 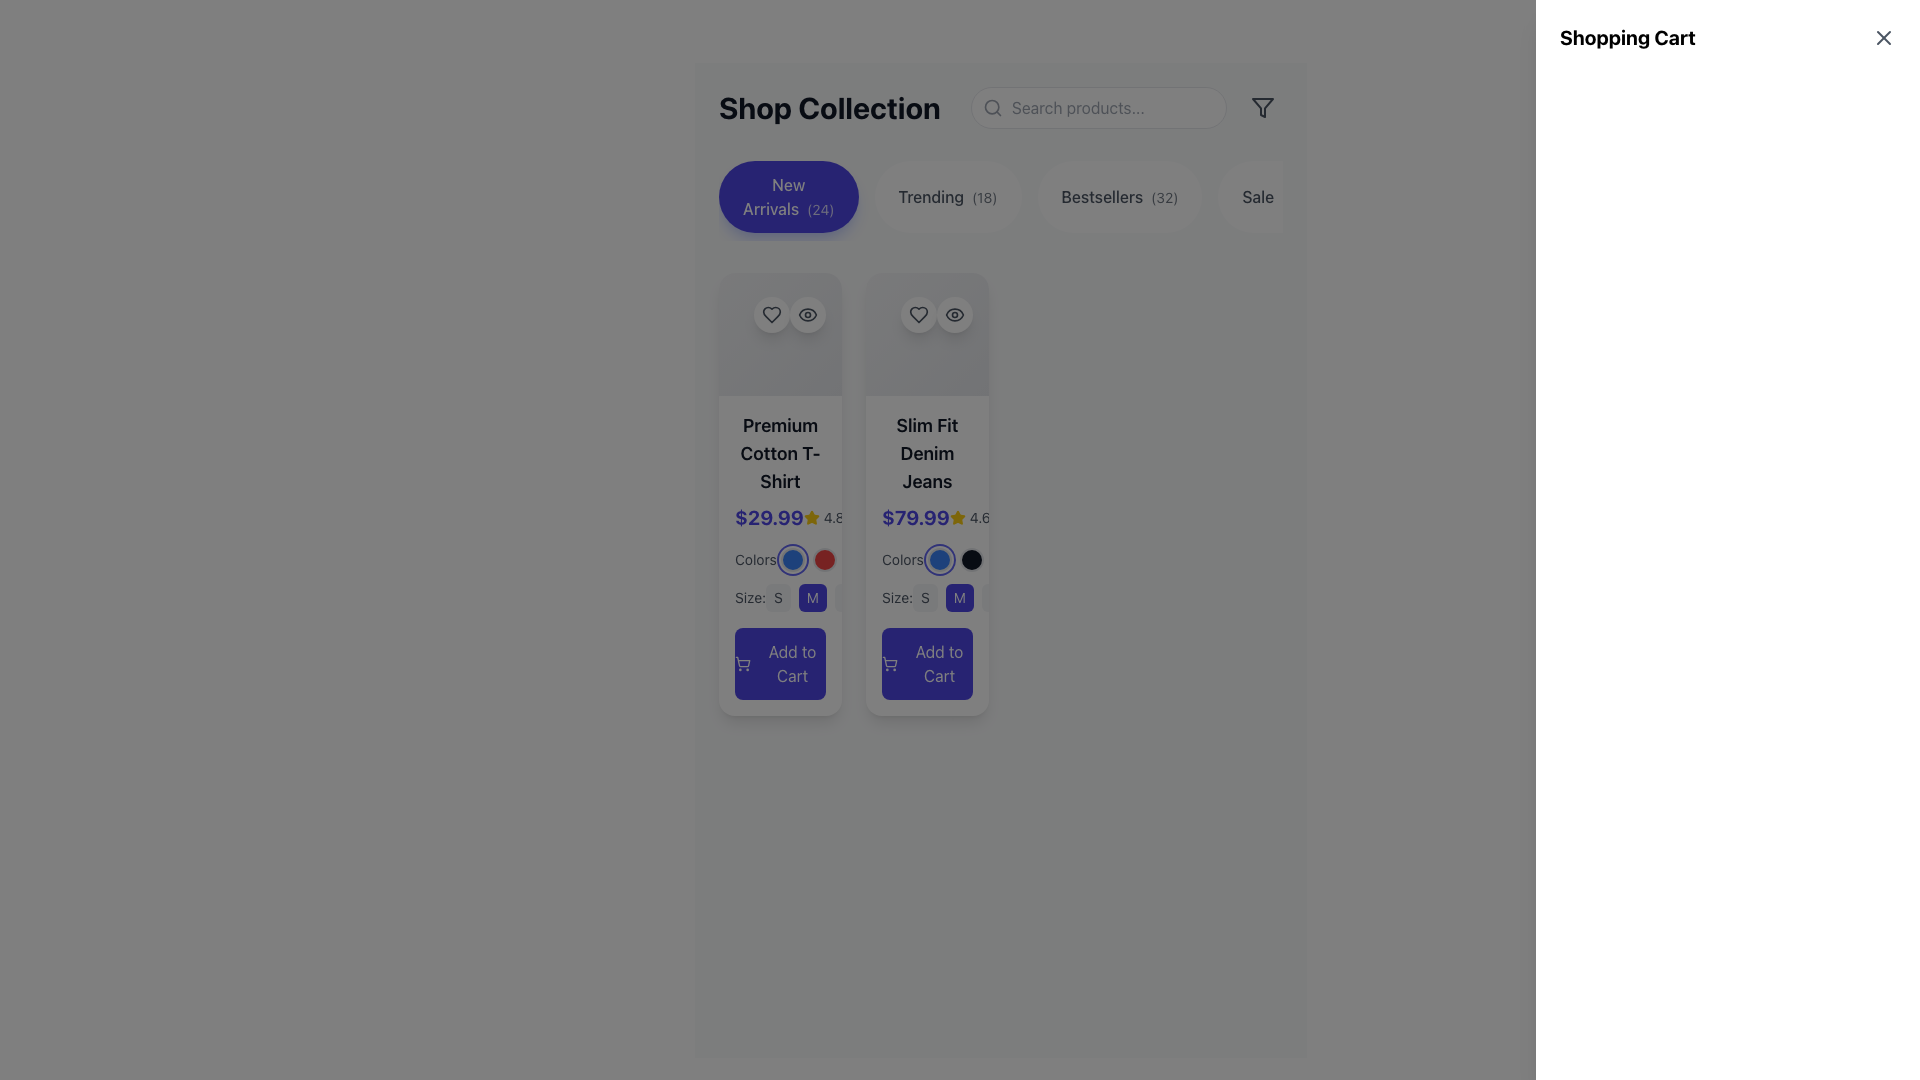 What do you see at coordinates (812, 596) in the screenshot?
I see `the second button labeled 'M' in the size selector section` at bounding box center [812, 596].